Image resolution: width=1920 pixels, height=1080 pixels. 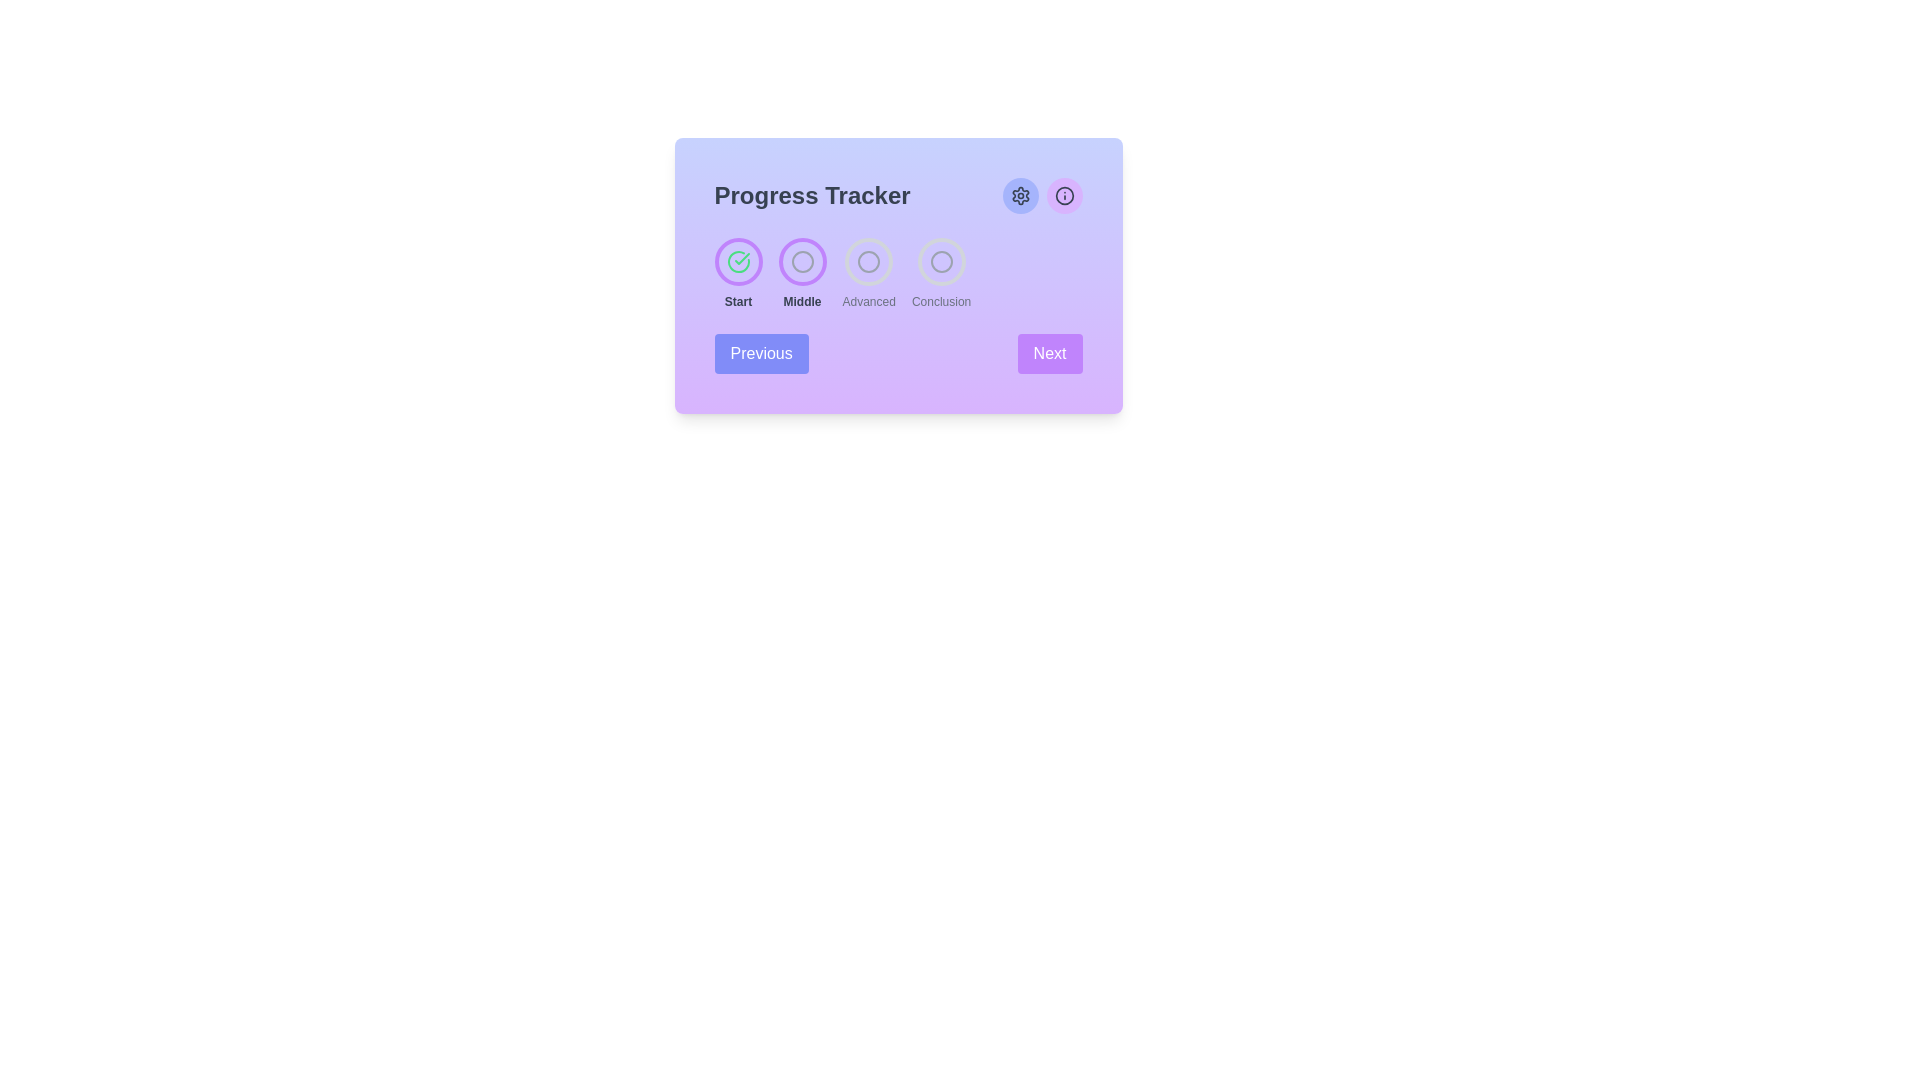 I want to click on the circular visual indicator that represents the 'Middle' step in the progress tracker component, so click(x=802, y=261).